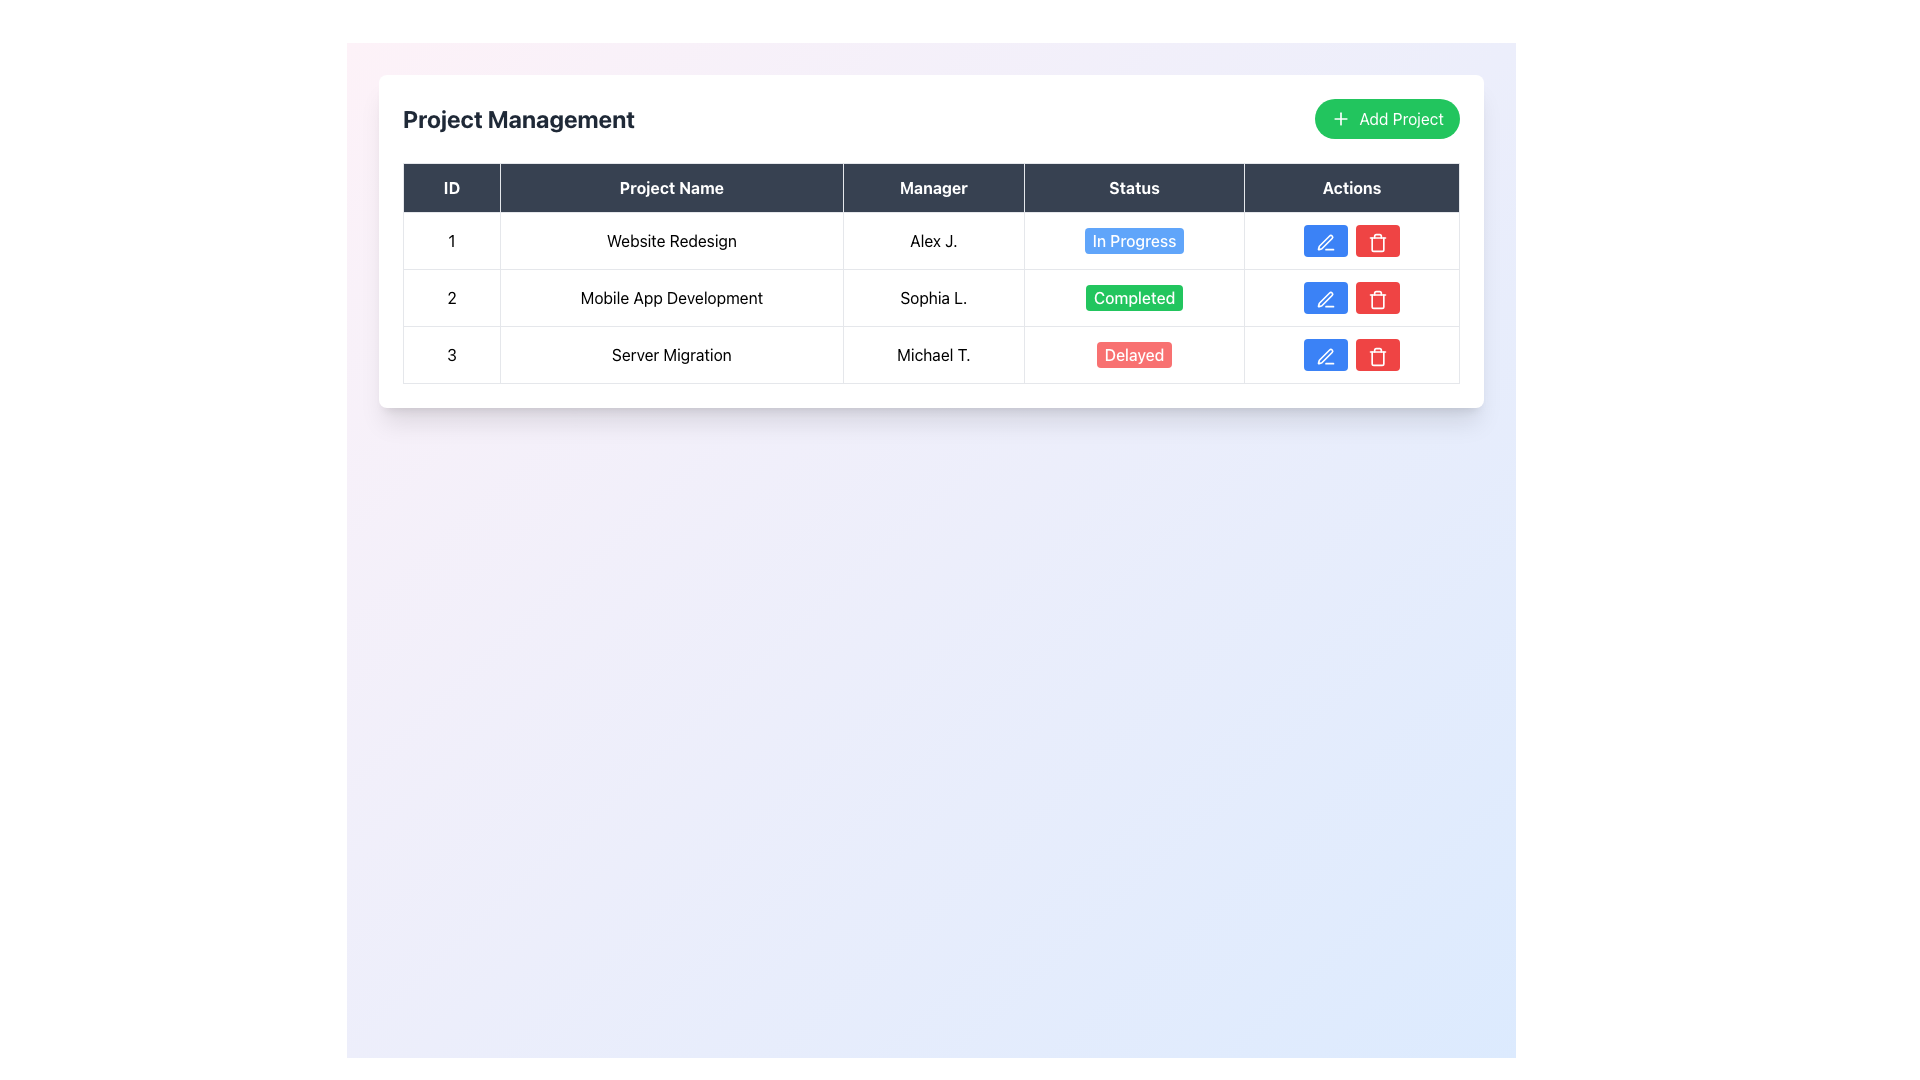 The width and height of the screenshot is (1920, 1080). What do you see at coordinates (932, 297) in the screenshot?
I see `the text 'Sophia L.' located in the third column titled 'Manager' within the second row of the table` at bounding box center [932, 297].